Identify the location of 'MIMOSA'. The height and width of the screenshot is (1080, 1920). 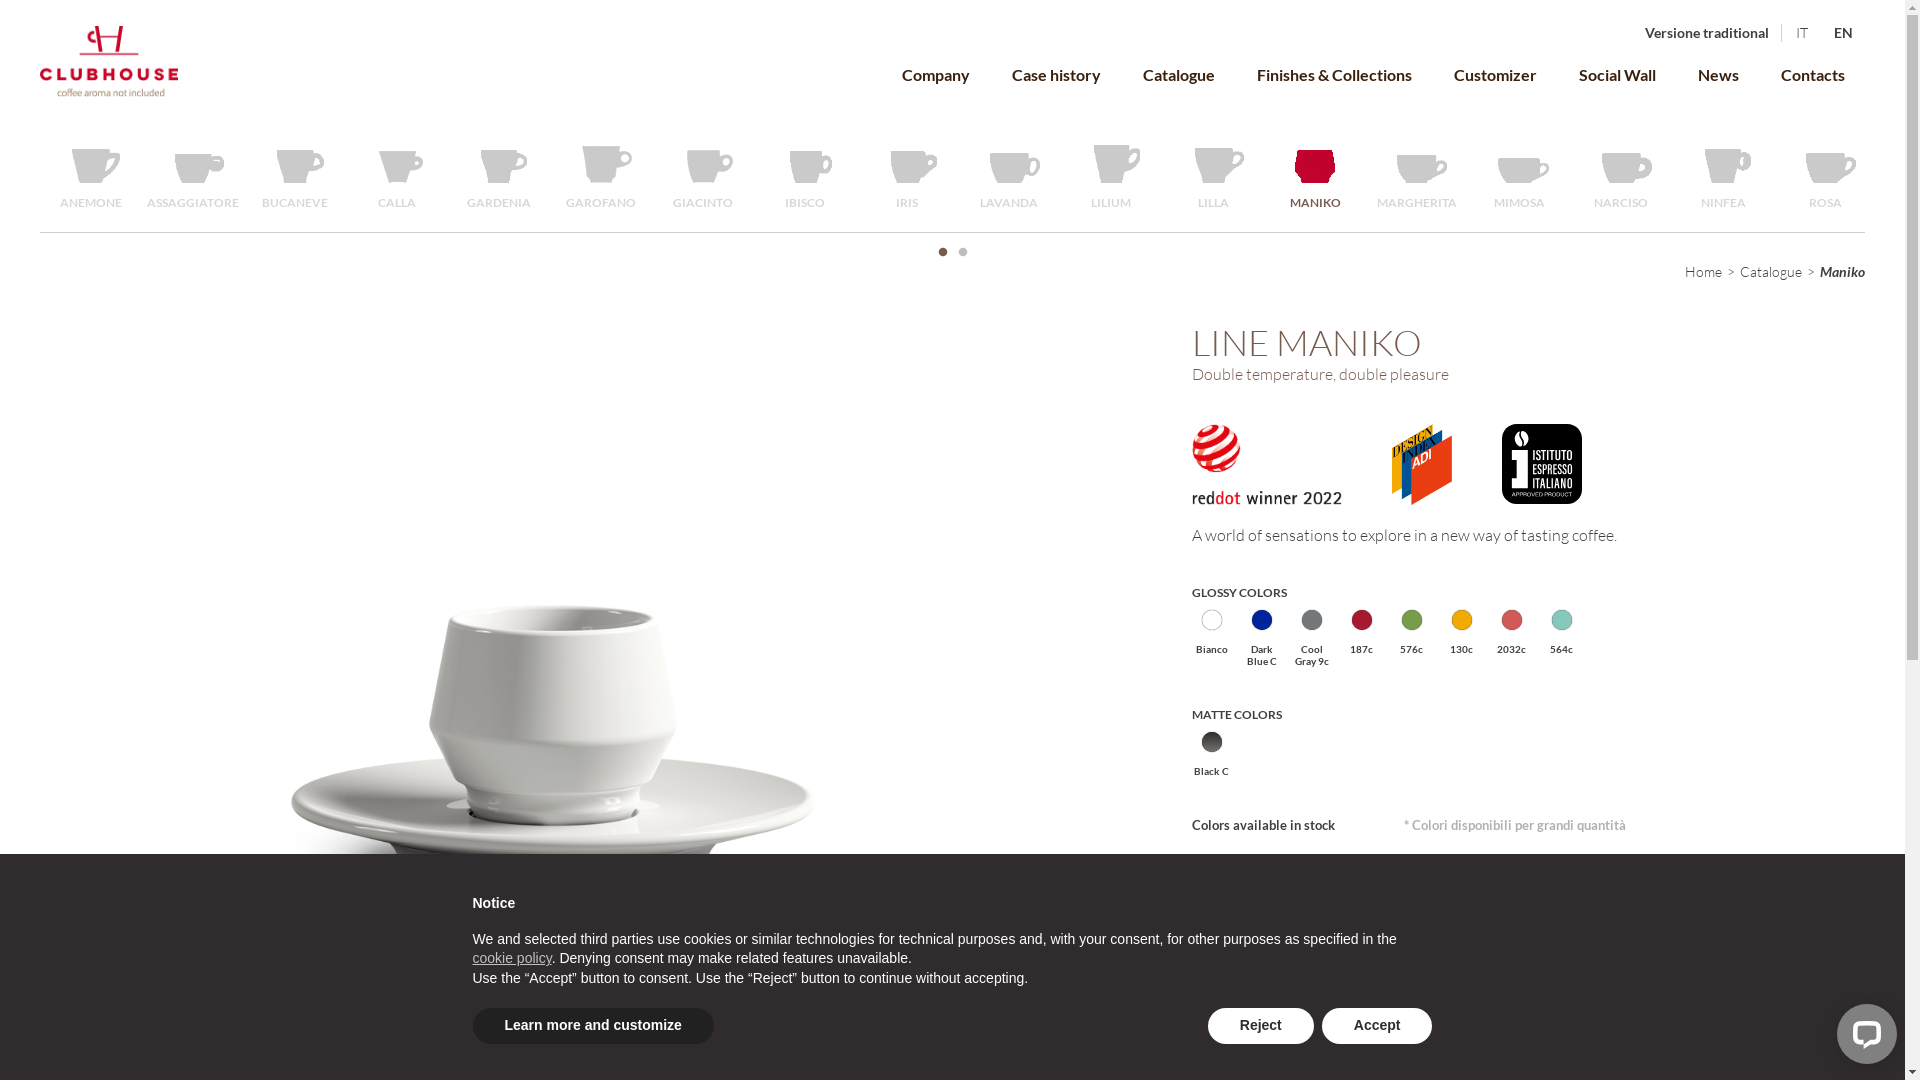
(1518, 172).